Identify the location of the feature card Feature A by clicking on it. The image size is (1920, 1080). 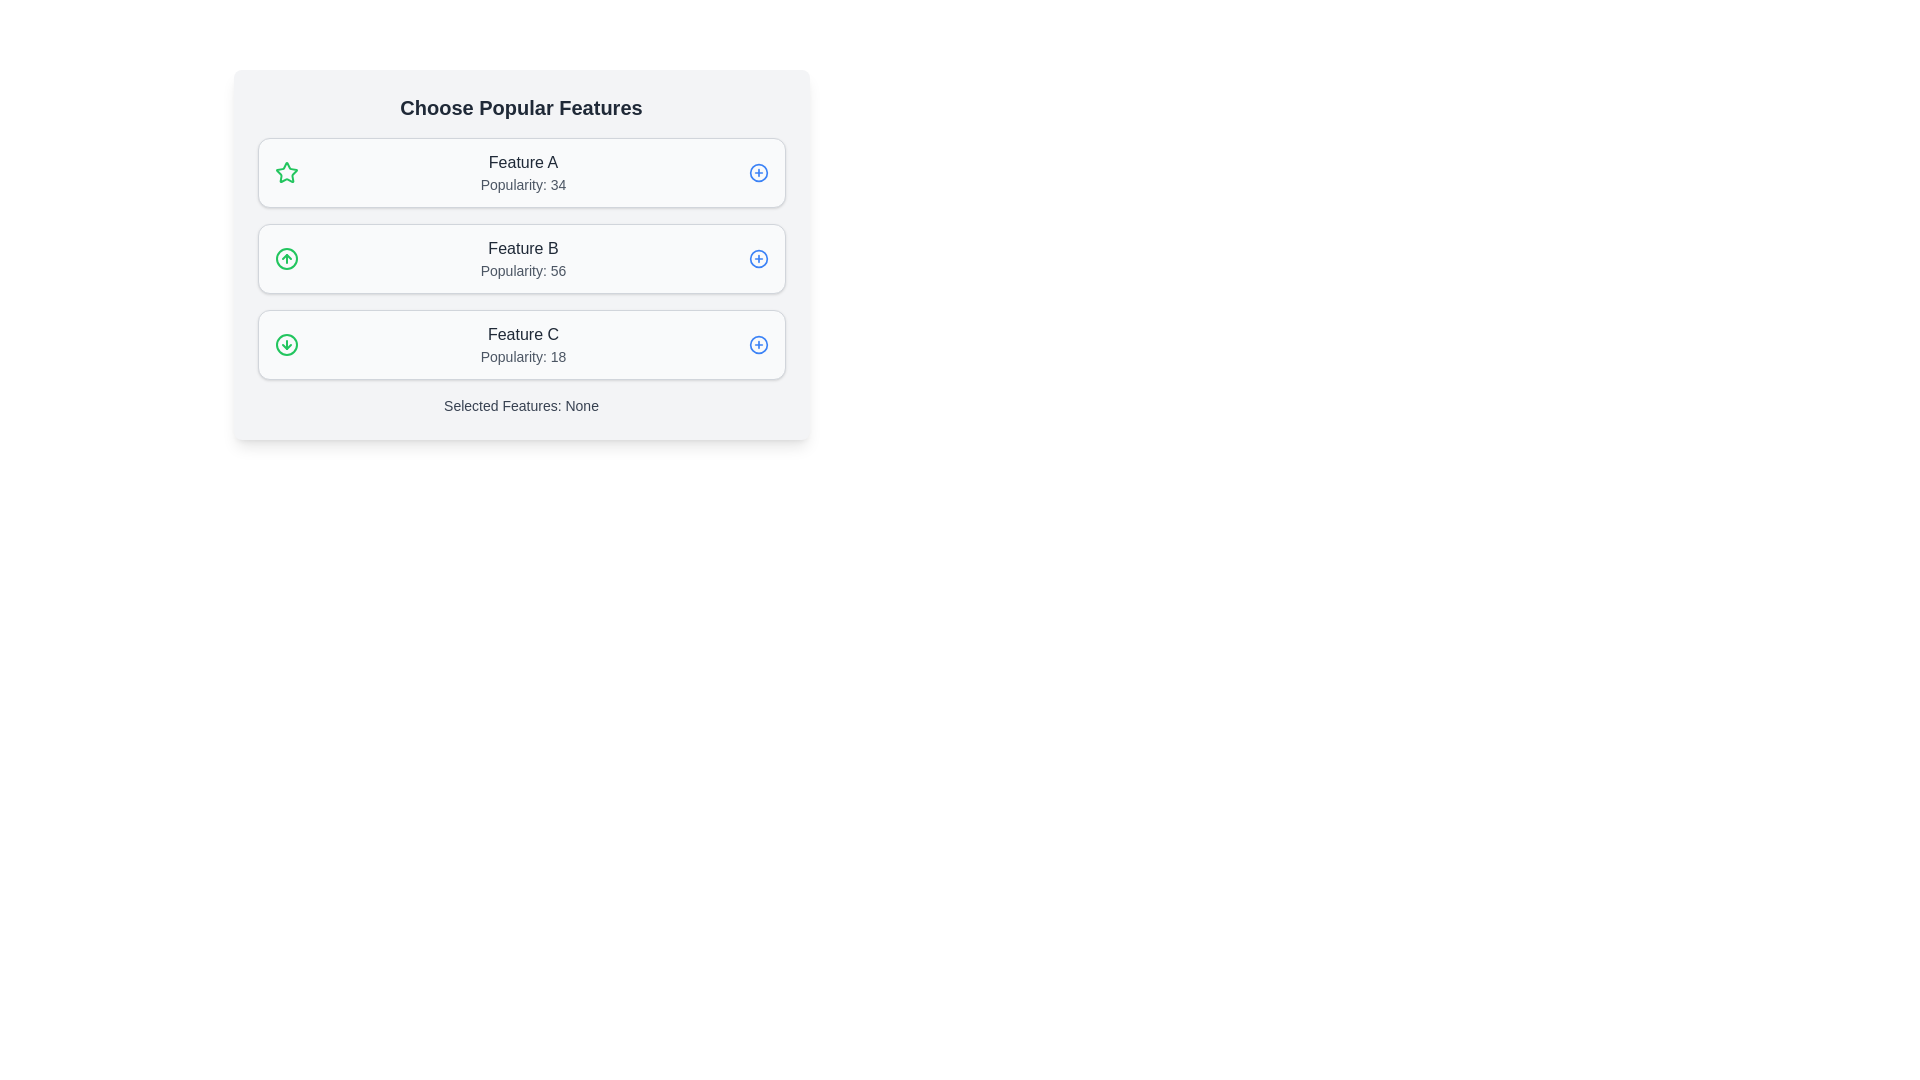
(521, 172).